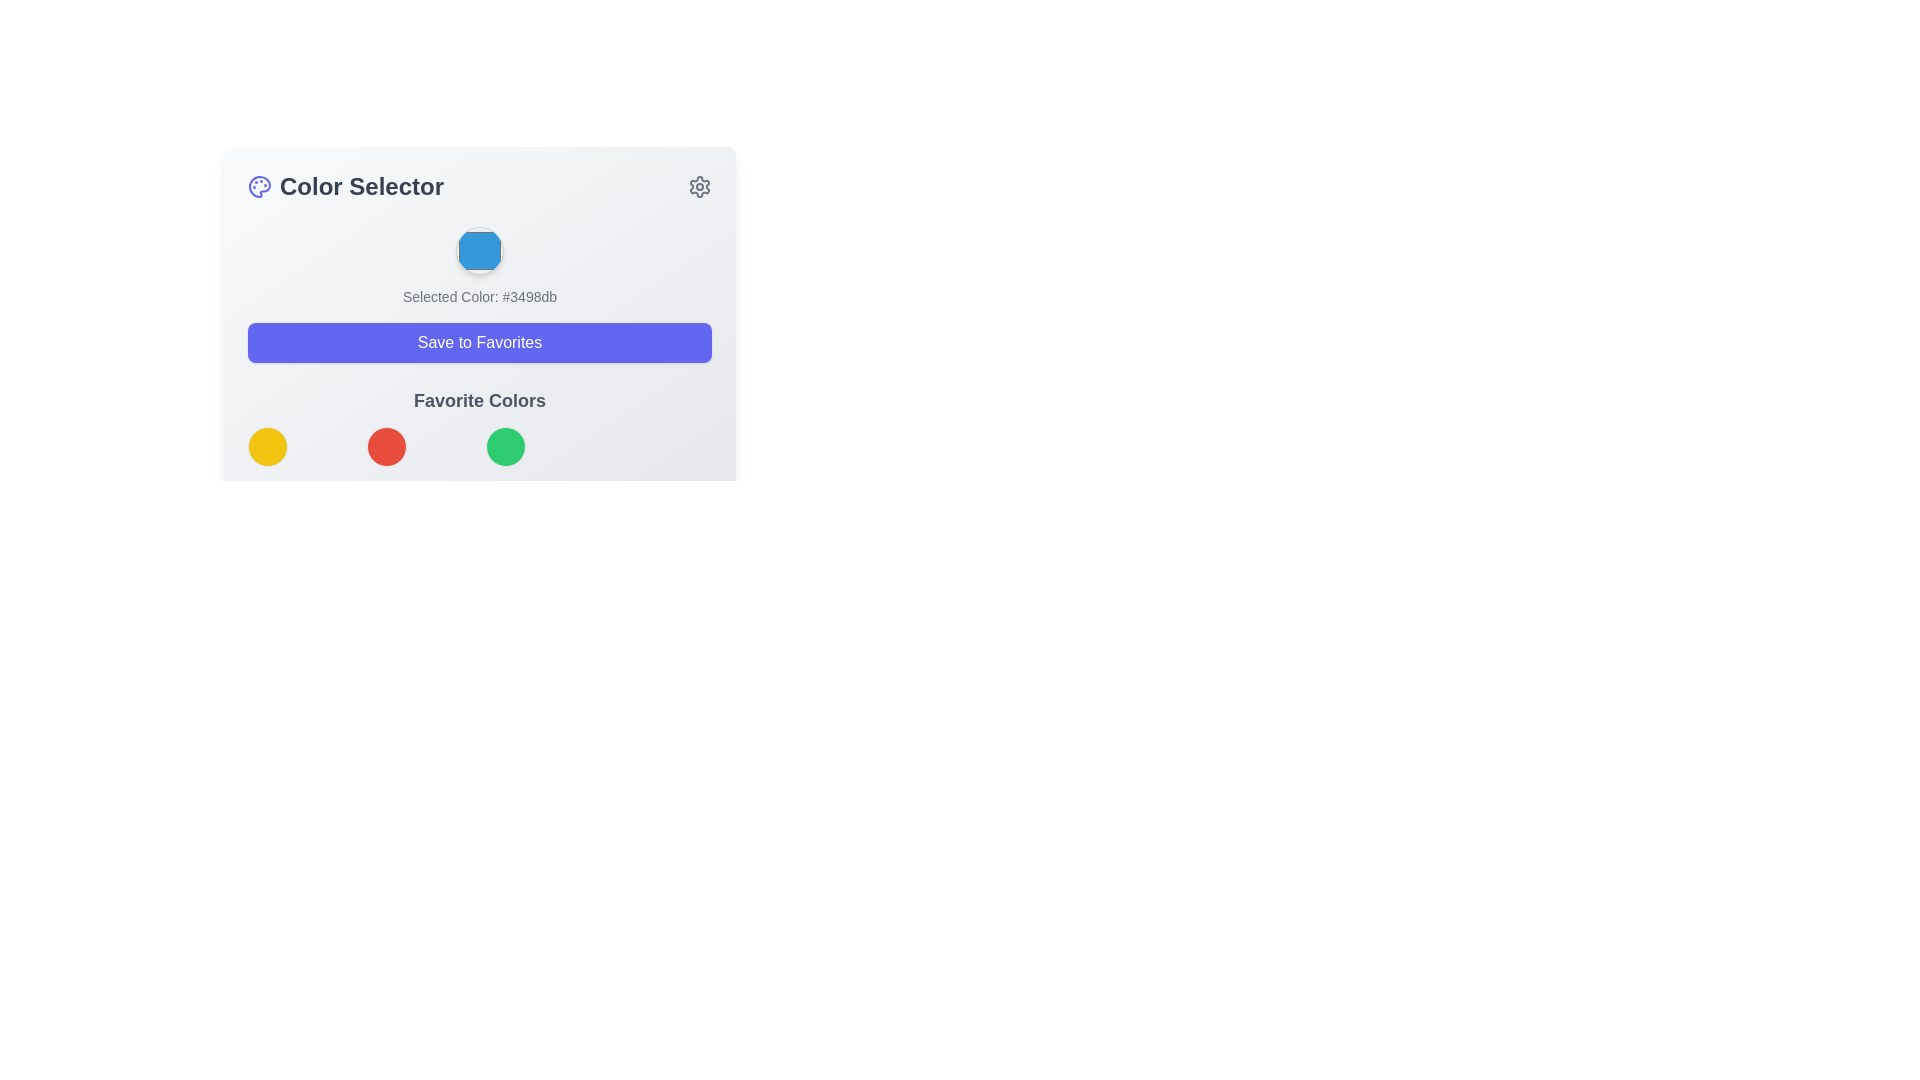 The width and height of the screenshot is (1920, 1080). What do you see at coordinates (387, 446) in the screenshot?
I see `the circular red button located below the 'Favorite Colors' section` at bounding box center [387, 446].